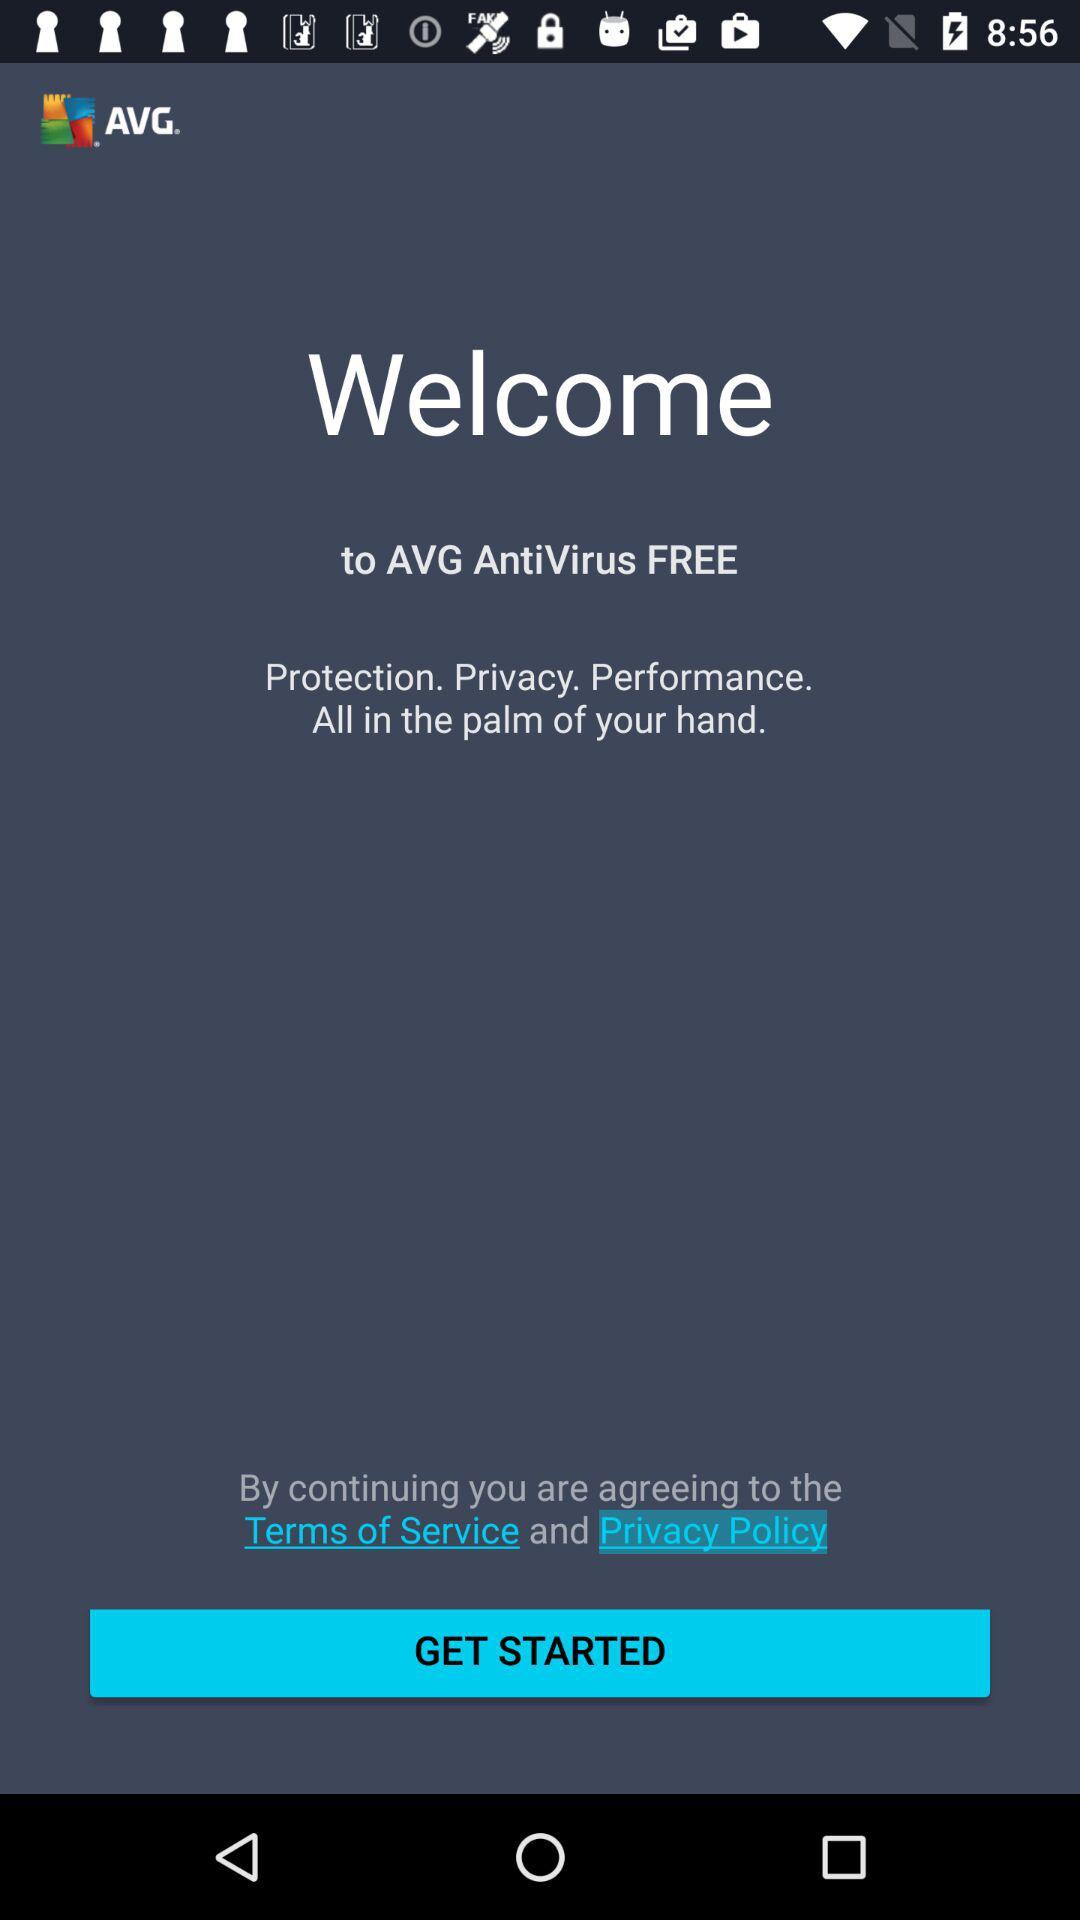 The image size is (1080, 1920). I want to click on the by continuing you icon, so click(540, 1527).